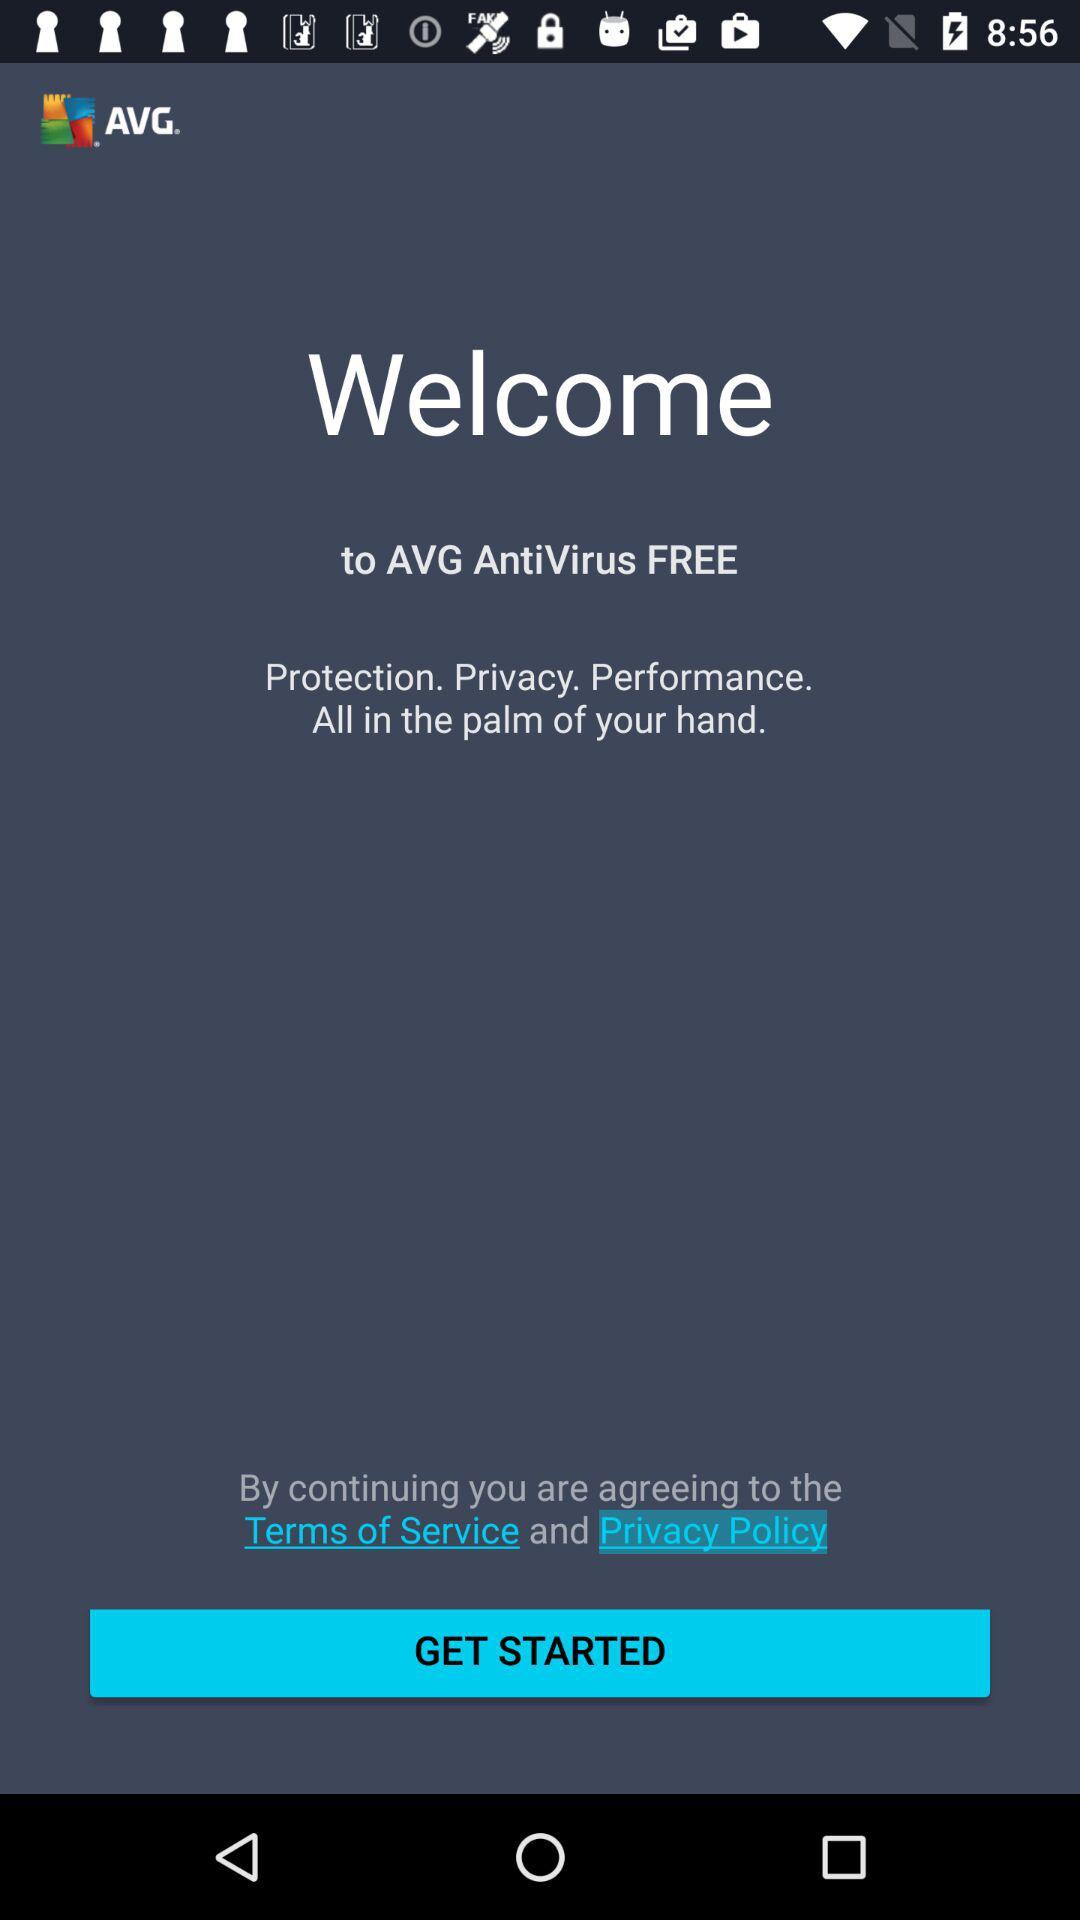 The image size is (1080, 1920). I want to click on the by continuing you icon, so click(540, 1527).